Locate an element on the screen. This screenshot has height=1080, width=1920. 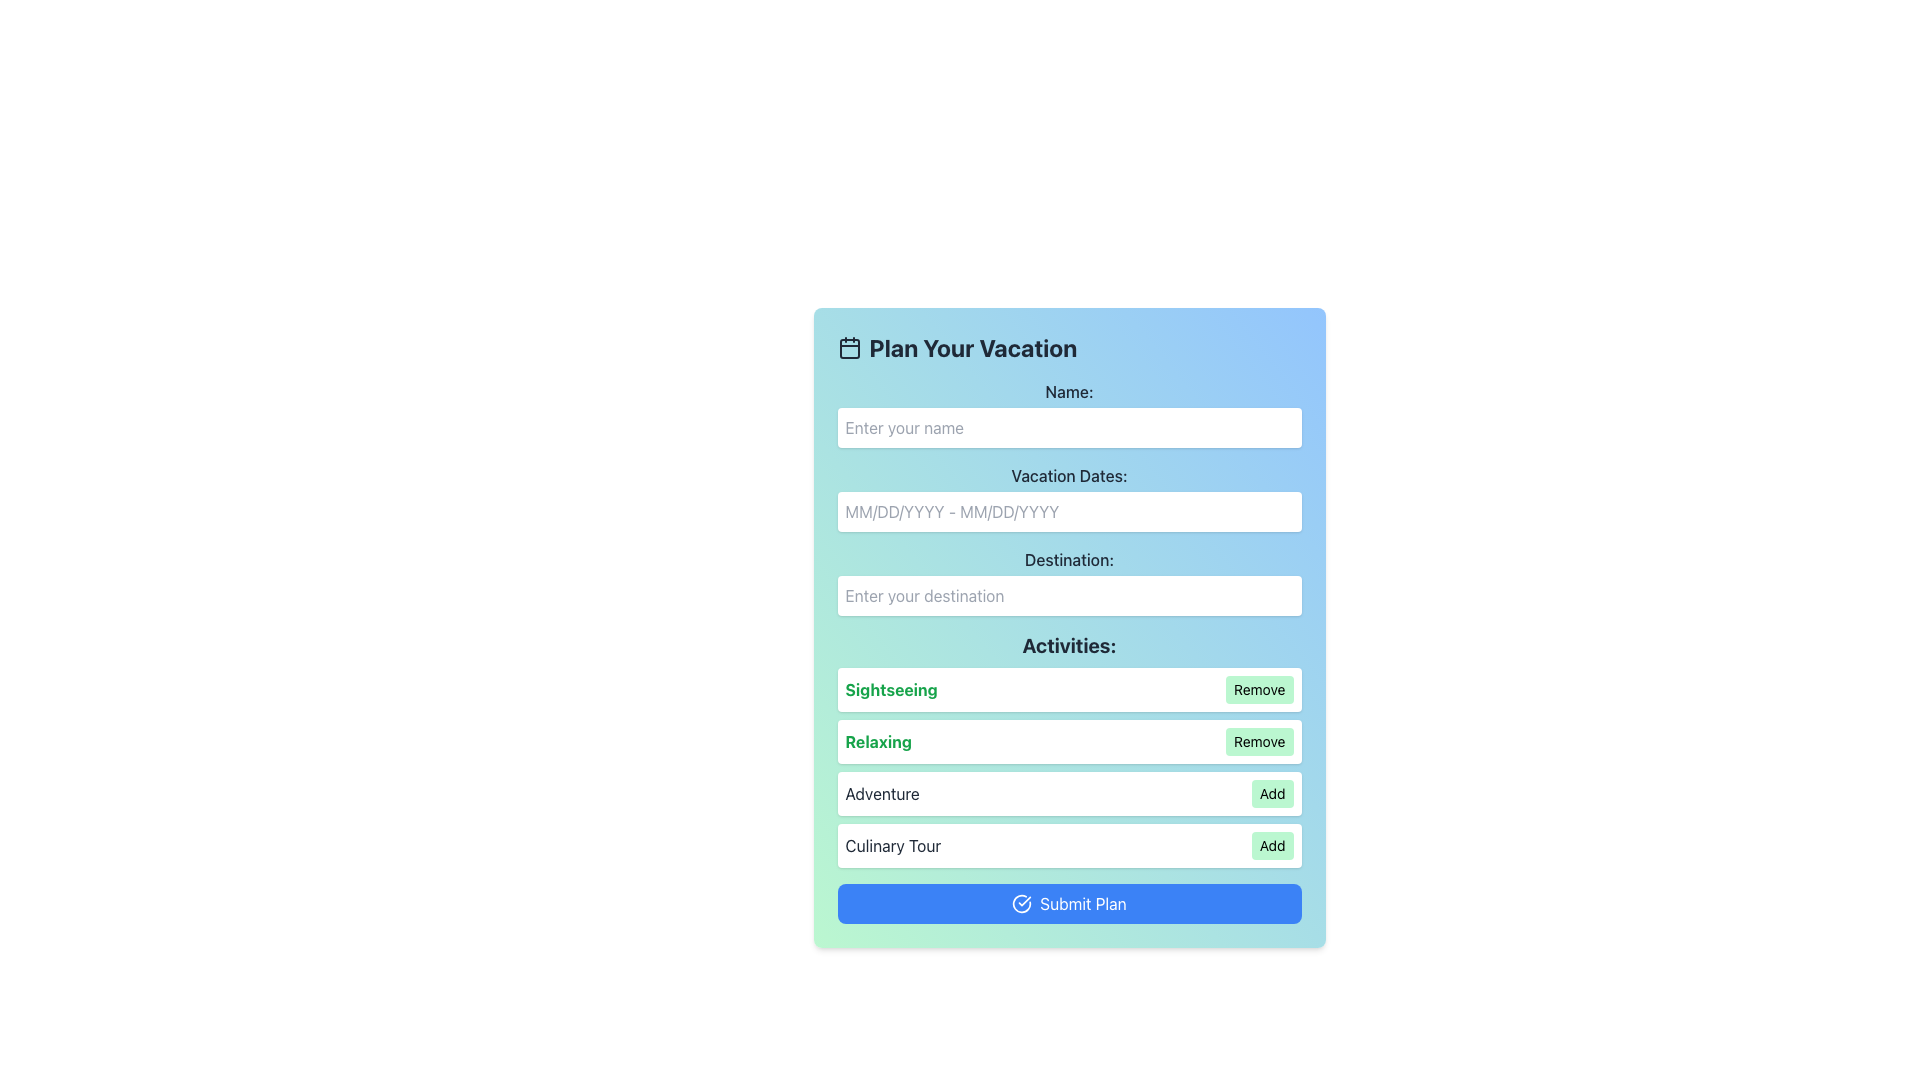
the header text with a decorative calendar icon that introduces the vacation planning form, located at the top of the interface is located at coordinates (1068, 346).